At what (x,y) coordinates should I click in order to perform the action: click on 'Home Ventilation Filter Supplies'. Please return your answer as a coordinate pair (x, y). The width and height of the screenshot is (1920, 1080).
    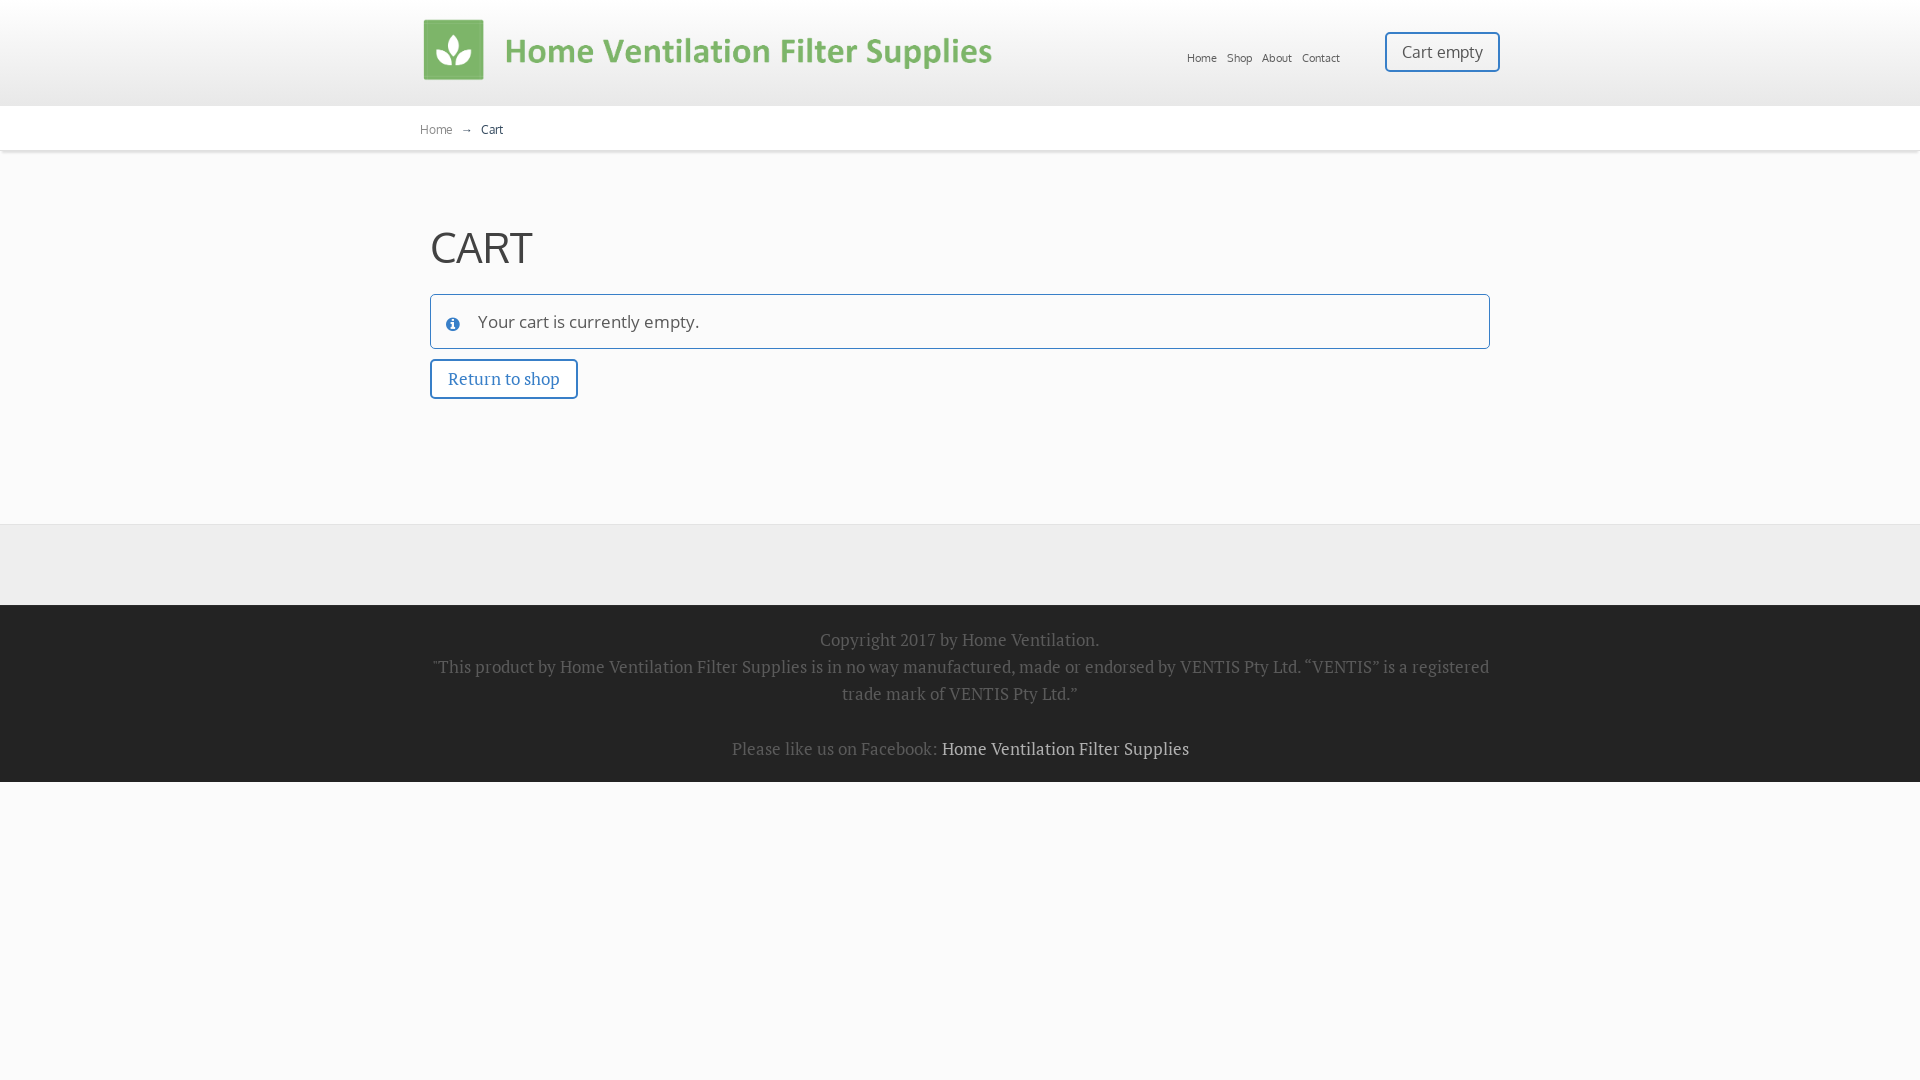
    Looking at the image, I should click on (1064, 748).